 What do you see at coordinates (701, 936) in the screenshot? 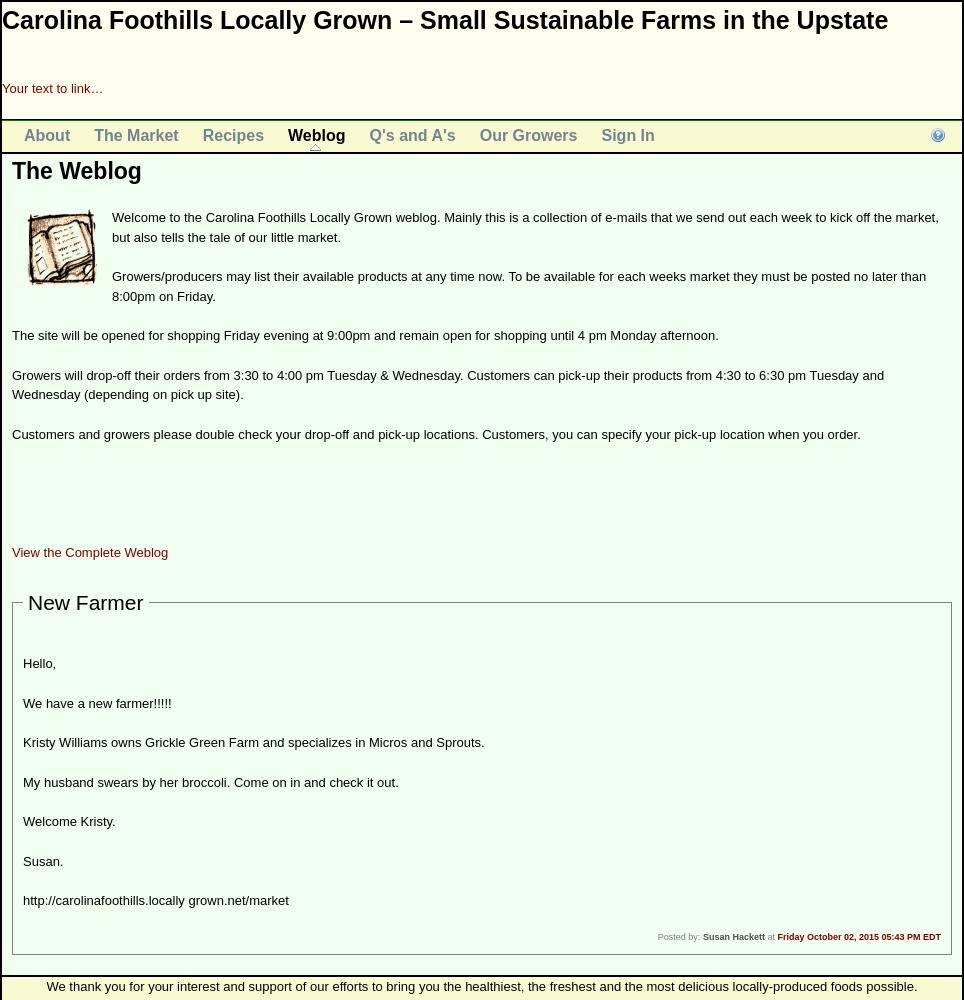
I see `'Susan Hackett'` at bounding box center [701, 936].